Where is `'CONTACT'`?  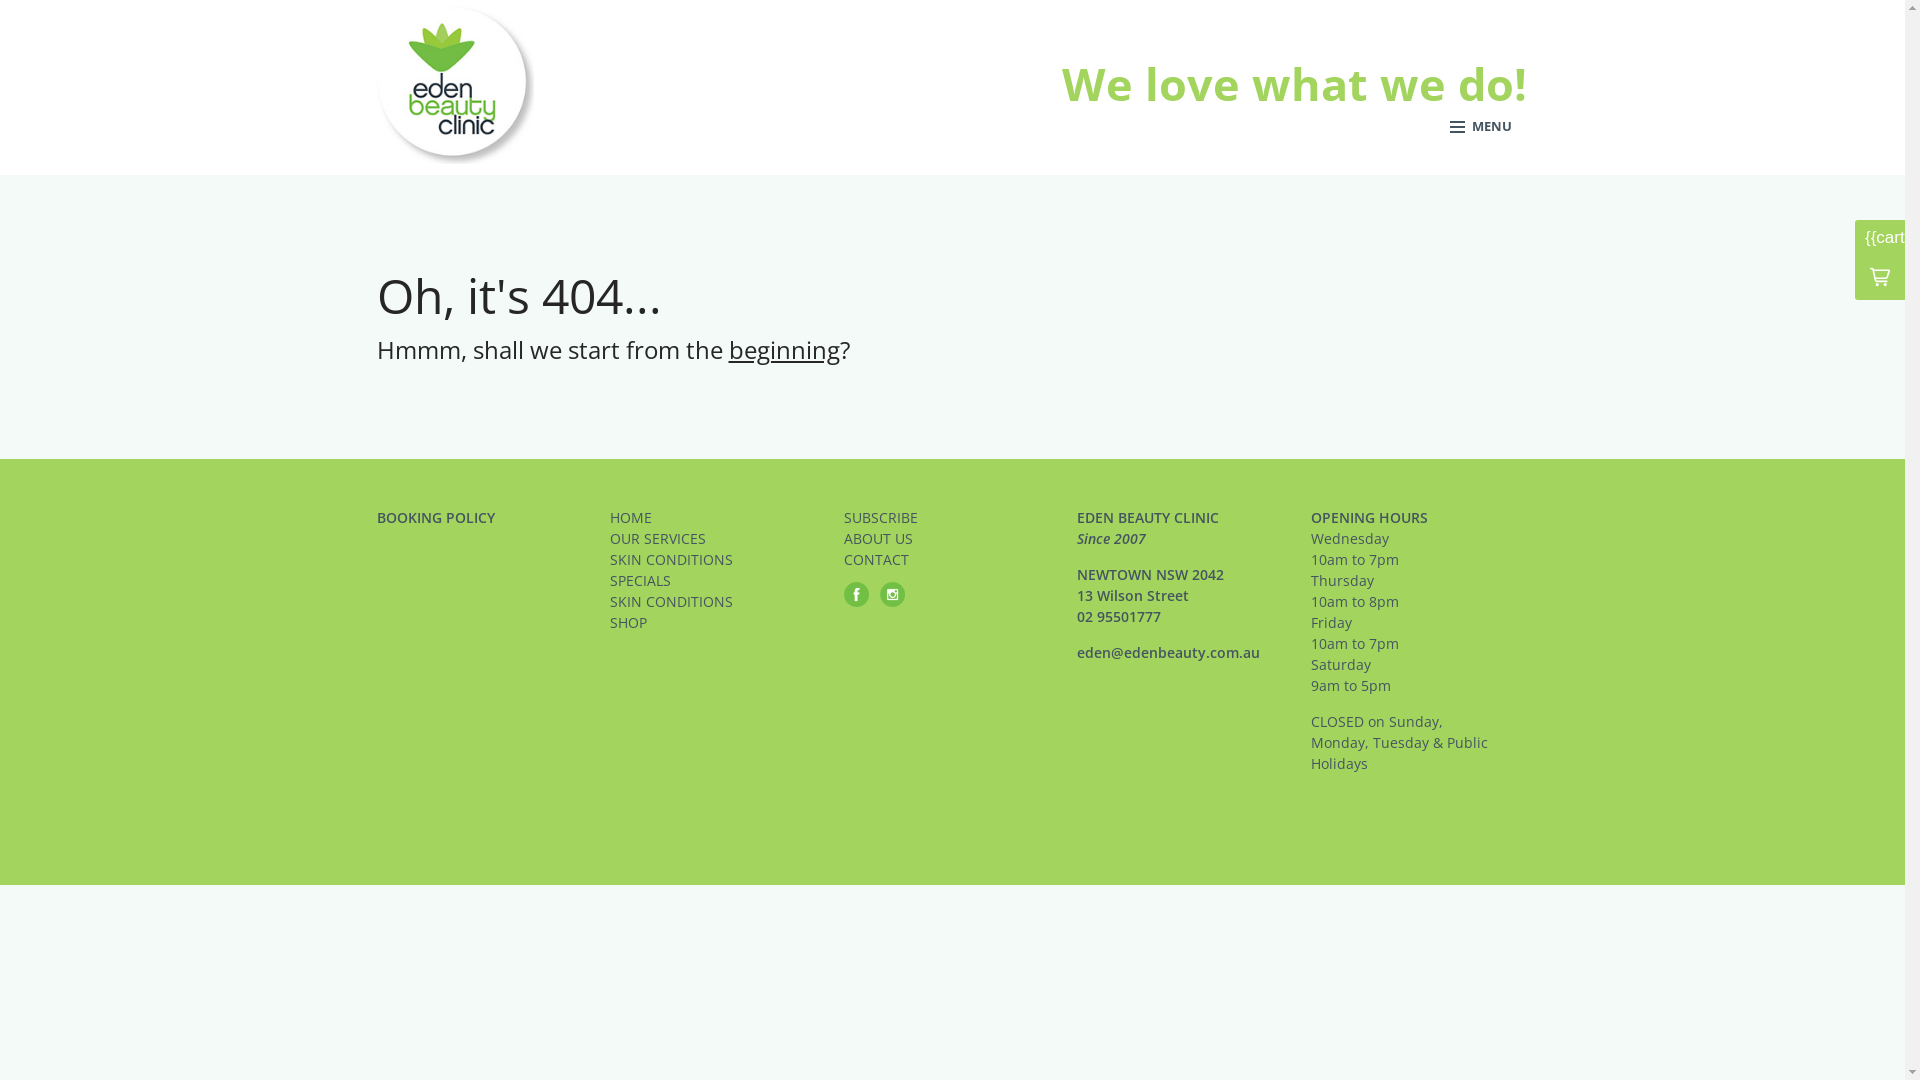 'CONTACT' is located at coordinates (952, 559).